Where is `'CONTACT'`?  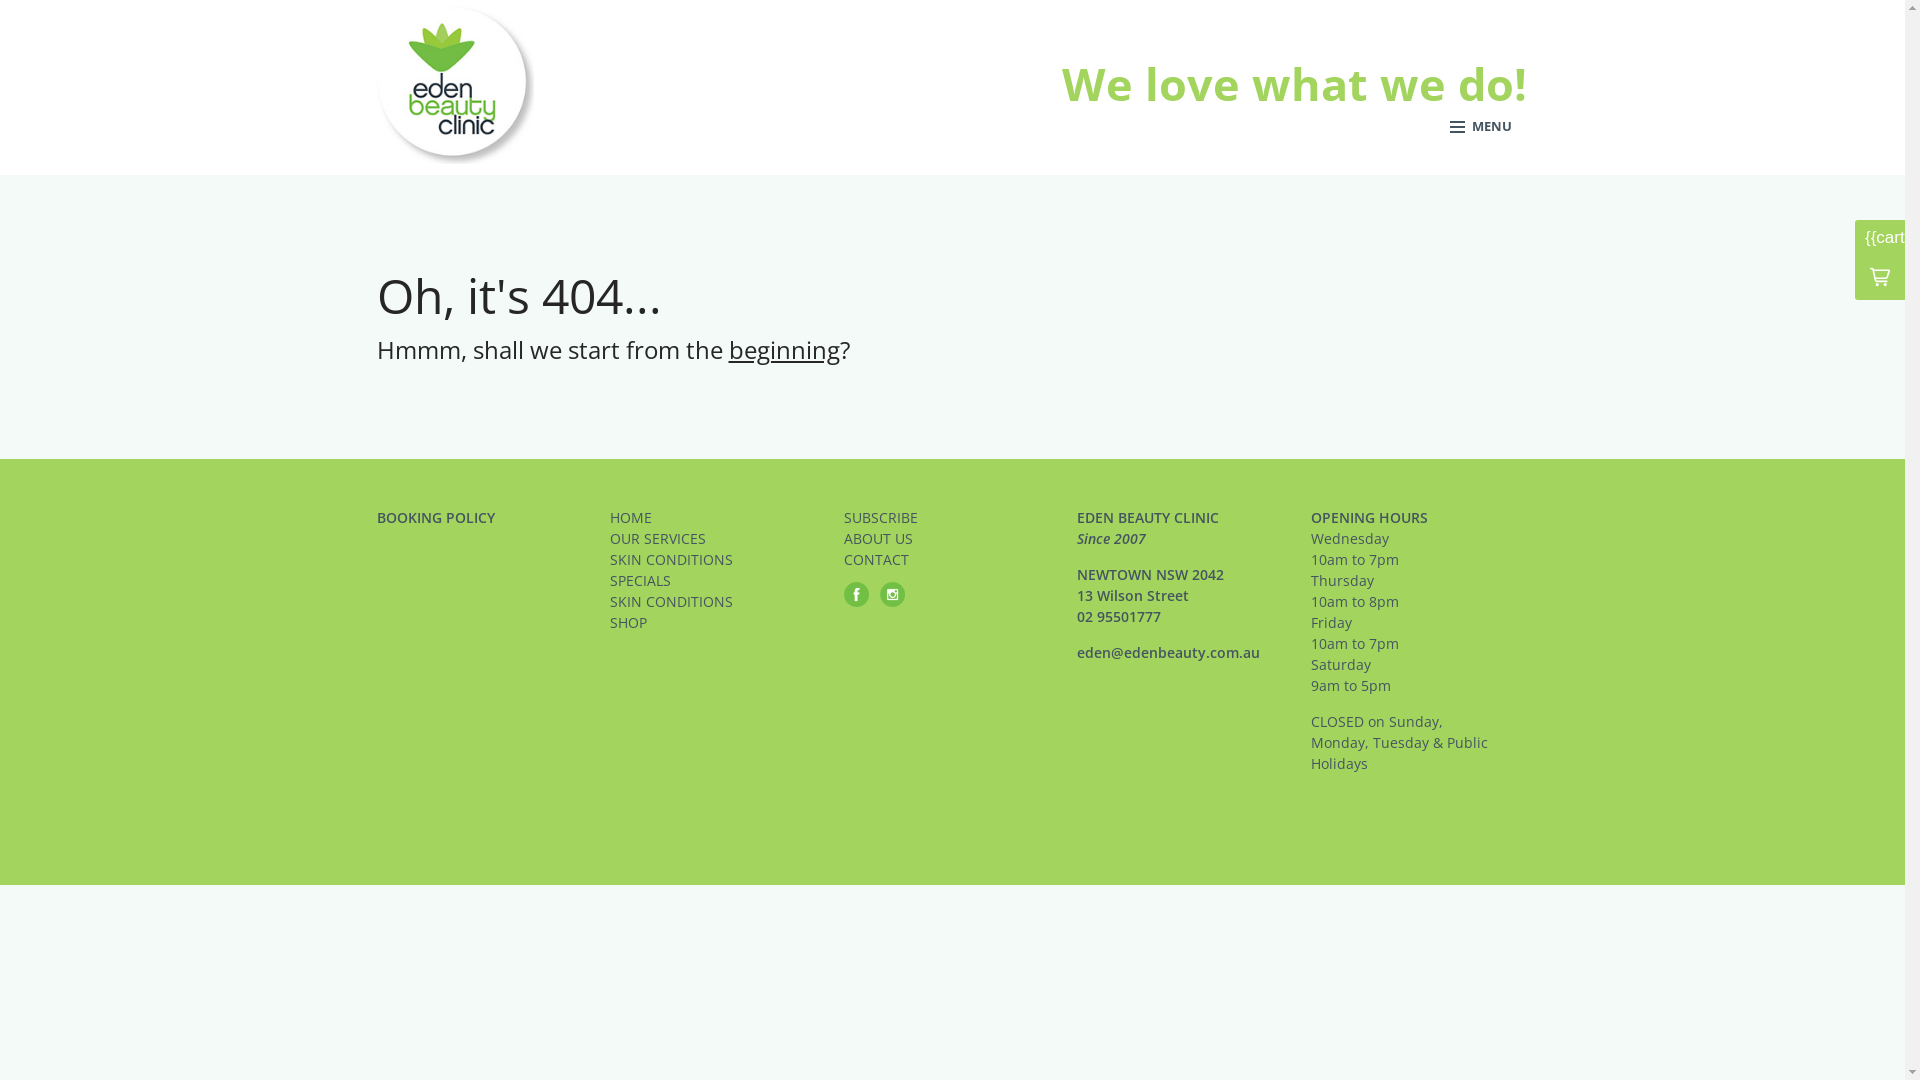 'CONTACT' is located at coordinates (952, 559).